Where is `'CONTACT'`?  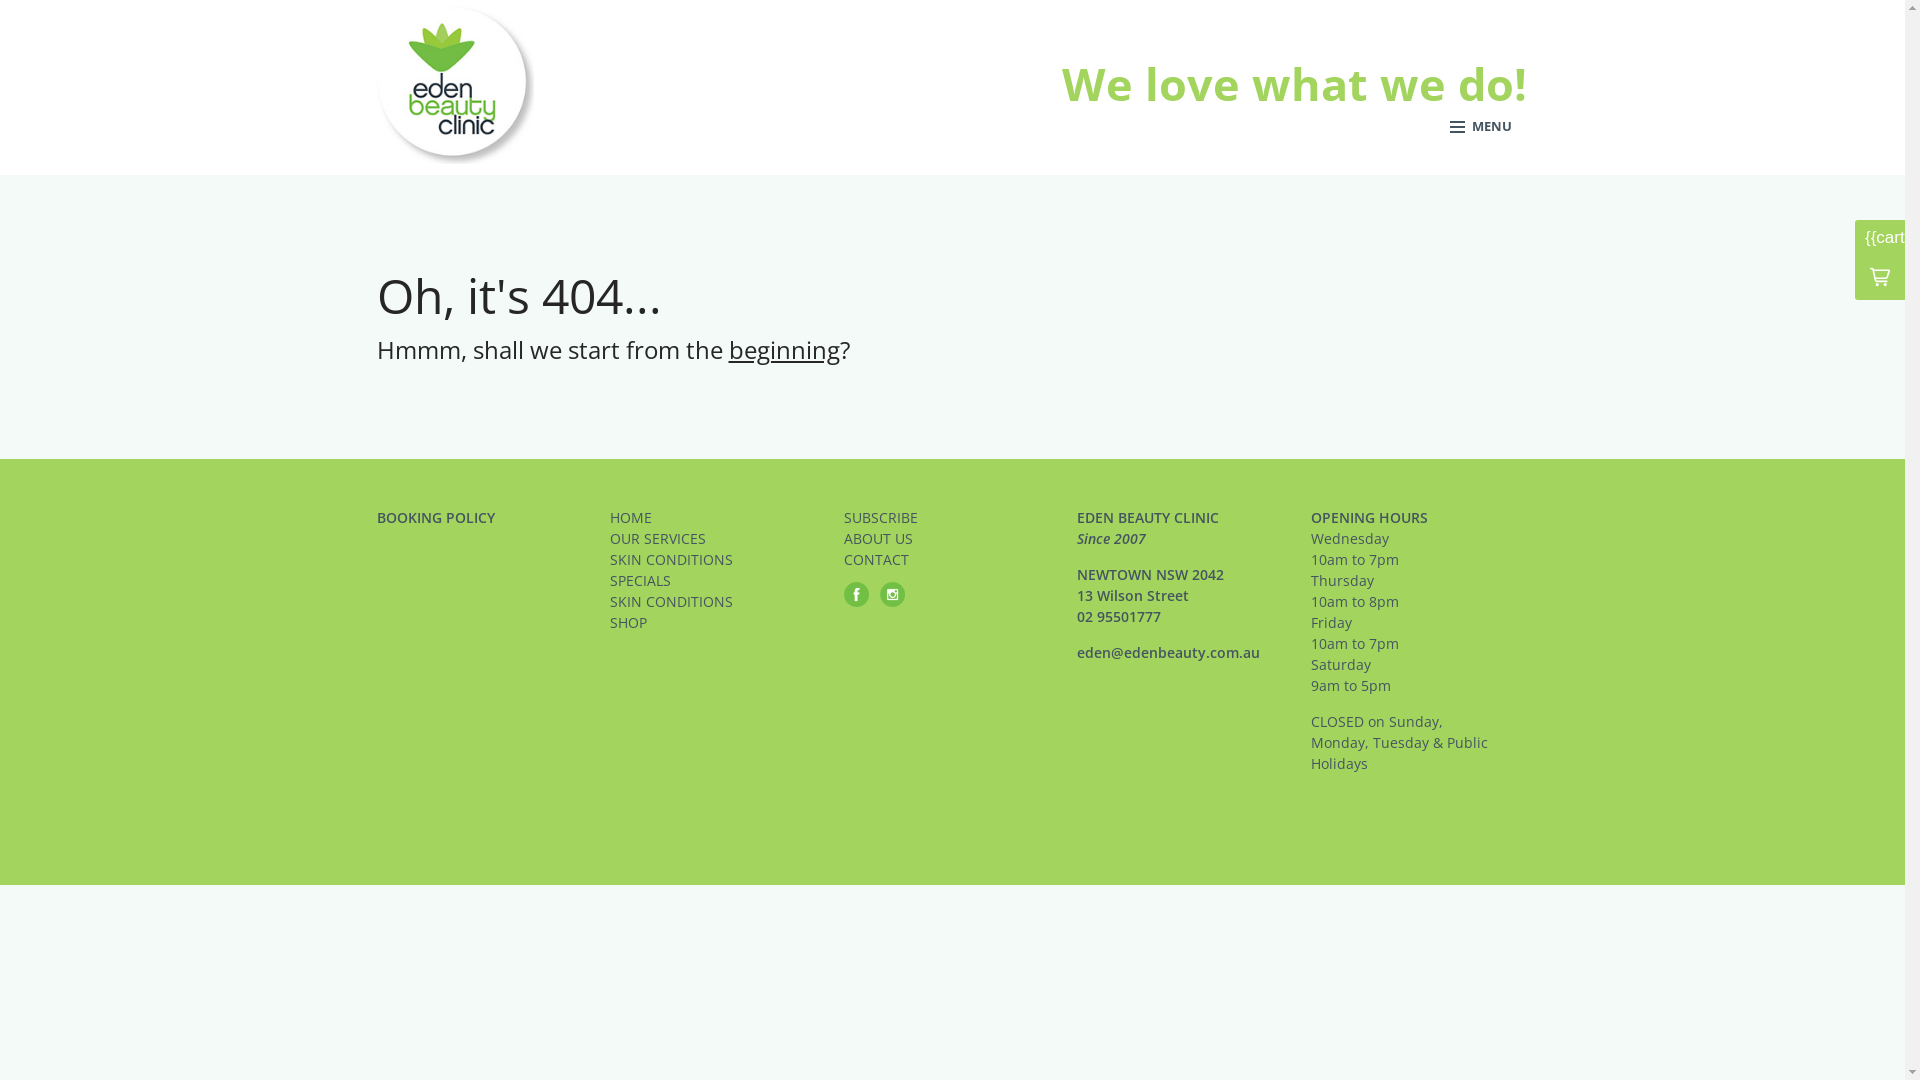 'CONTACT' is located at coordinates (952, 559).